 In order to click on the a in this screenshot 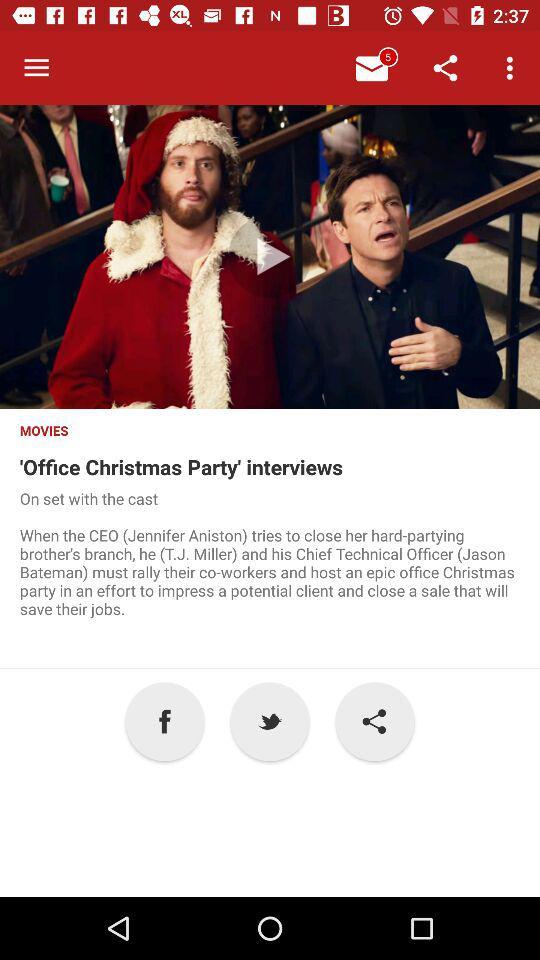, I will do `click(164, 720)`.